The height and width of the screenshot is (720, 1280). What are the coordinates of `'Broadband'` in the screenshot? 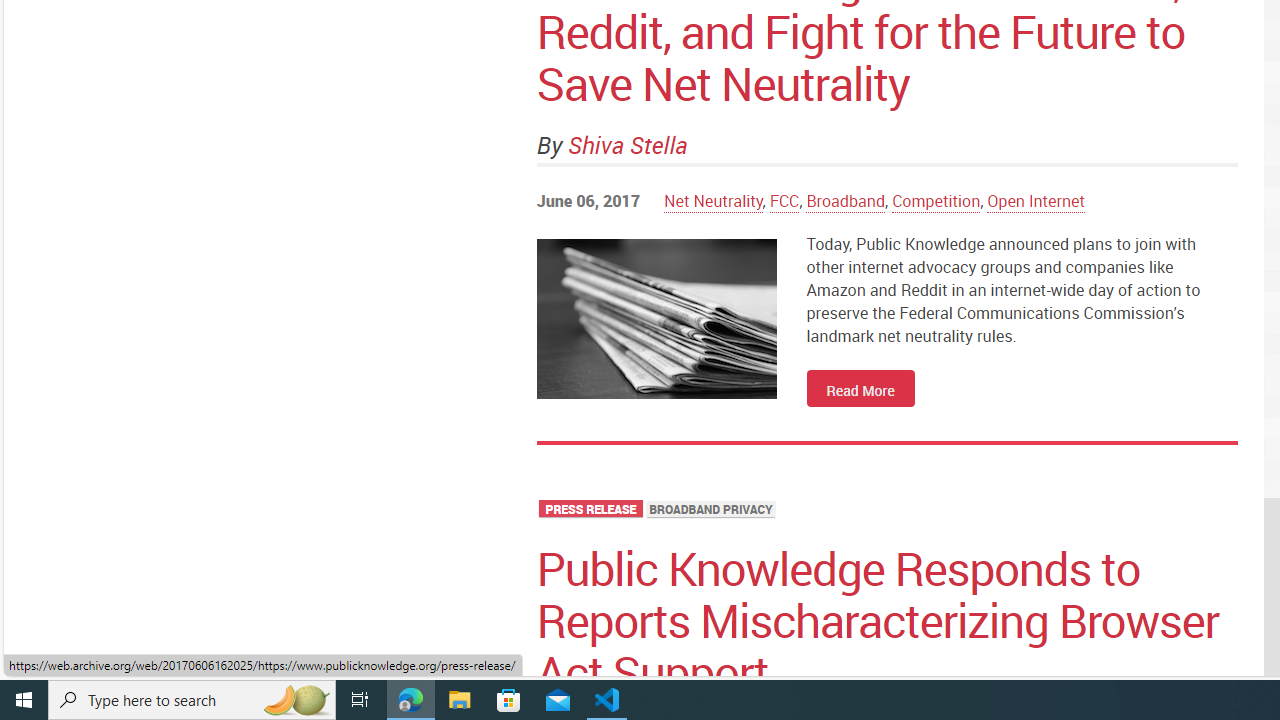 It's located at (846, 200).